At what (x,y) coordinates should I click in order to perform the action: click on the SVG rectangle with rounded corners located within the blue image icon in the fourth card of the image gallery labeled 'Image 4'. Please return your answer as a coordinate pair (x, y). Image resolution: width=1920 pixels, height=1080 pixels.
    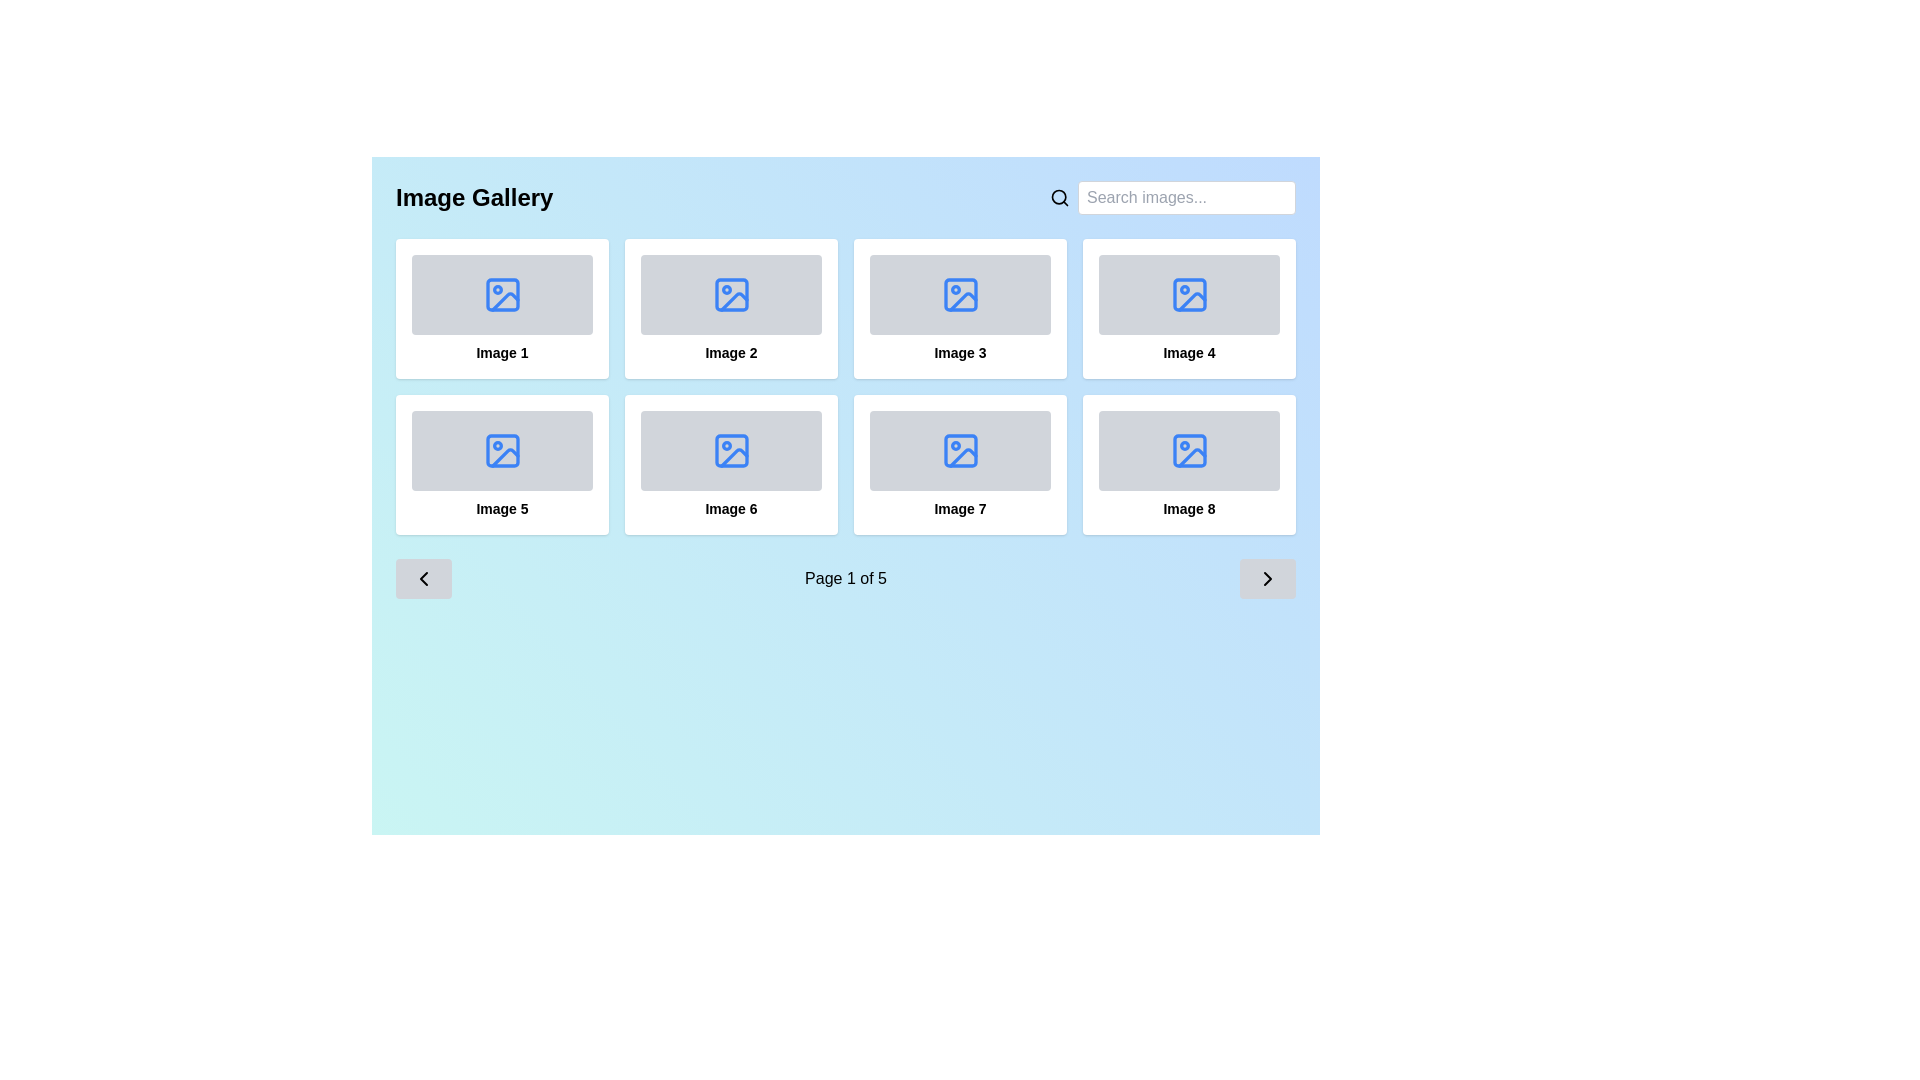
    Looking at the image, I should click on (1189, 294).